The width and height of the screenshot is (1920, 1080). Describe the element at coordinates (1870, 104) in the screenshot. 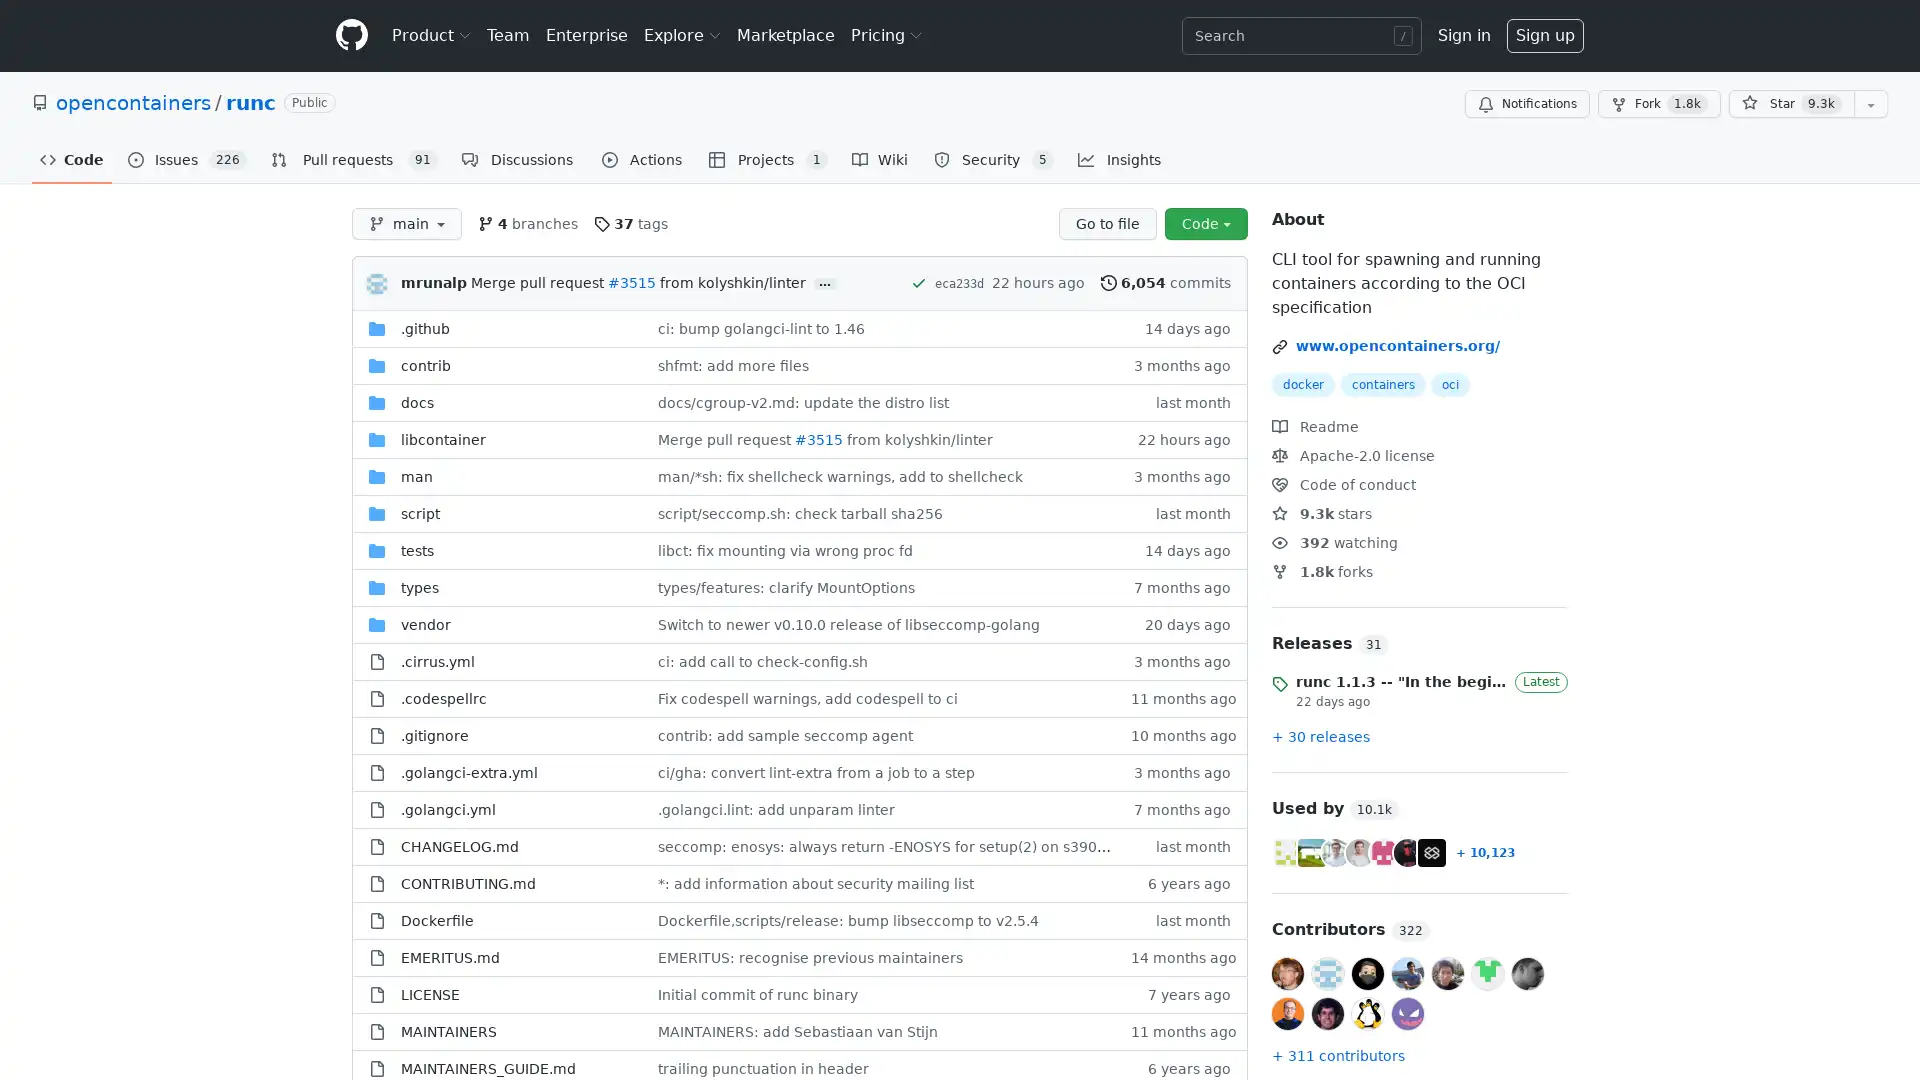

I see `You must be signed in to add this repository to a list` at that location.